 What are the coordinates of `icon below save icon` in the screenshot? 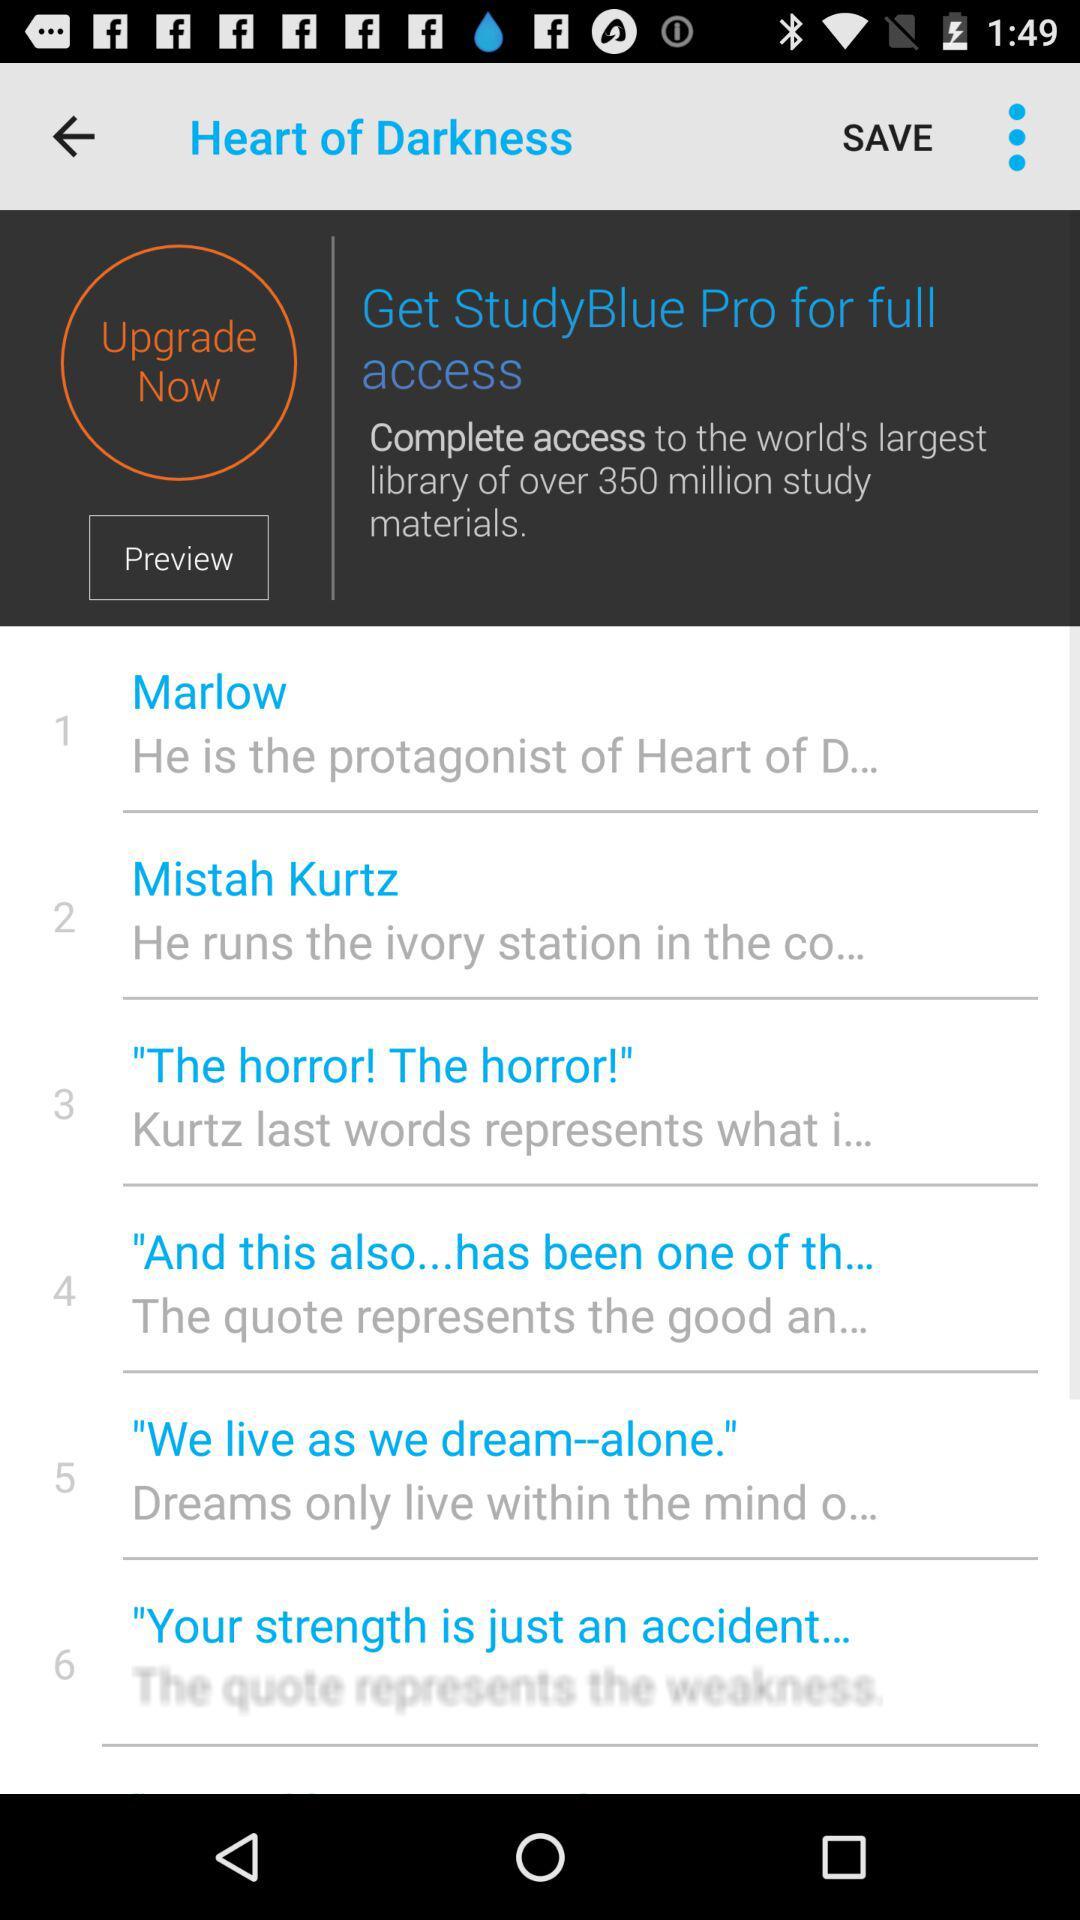 It's located at (693, 339).